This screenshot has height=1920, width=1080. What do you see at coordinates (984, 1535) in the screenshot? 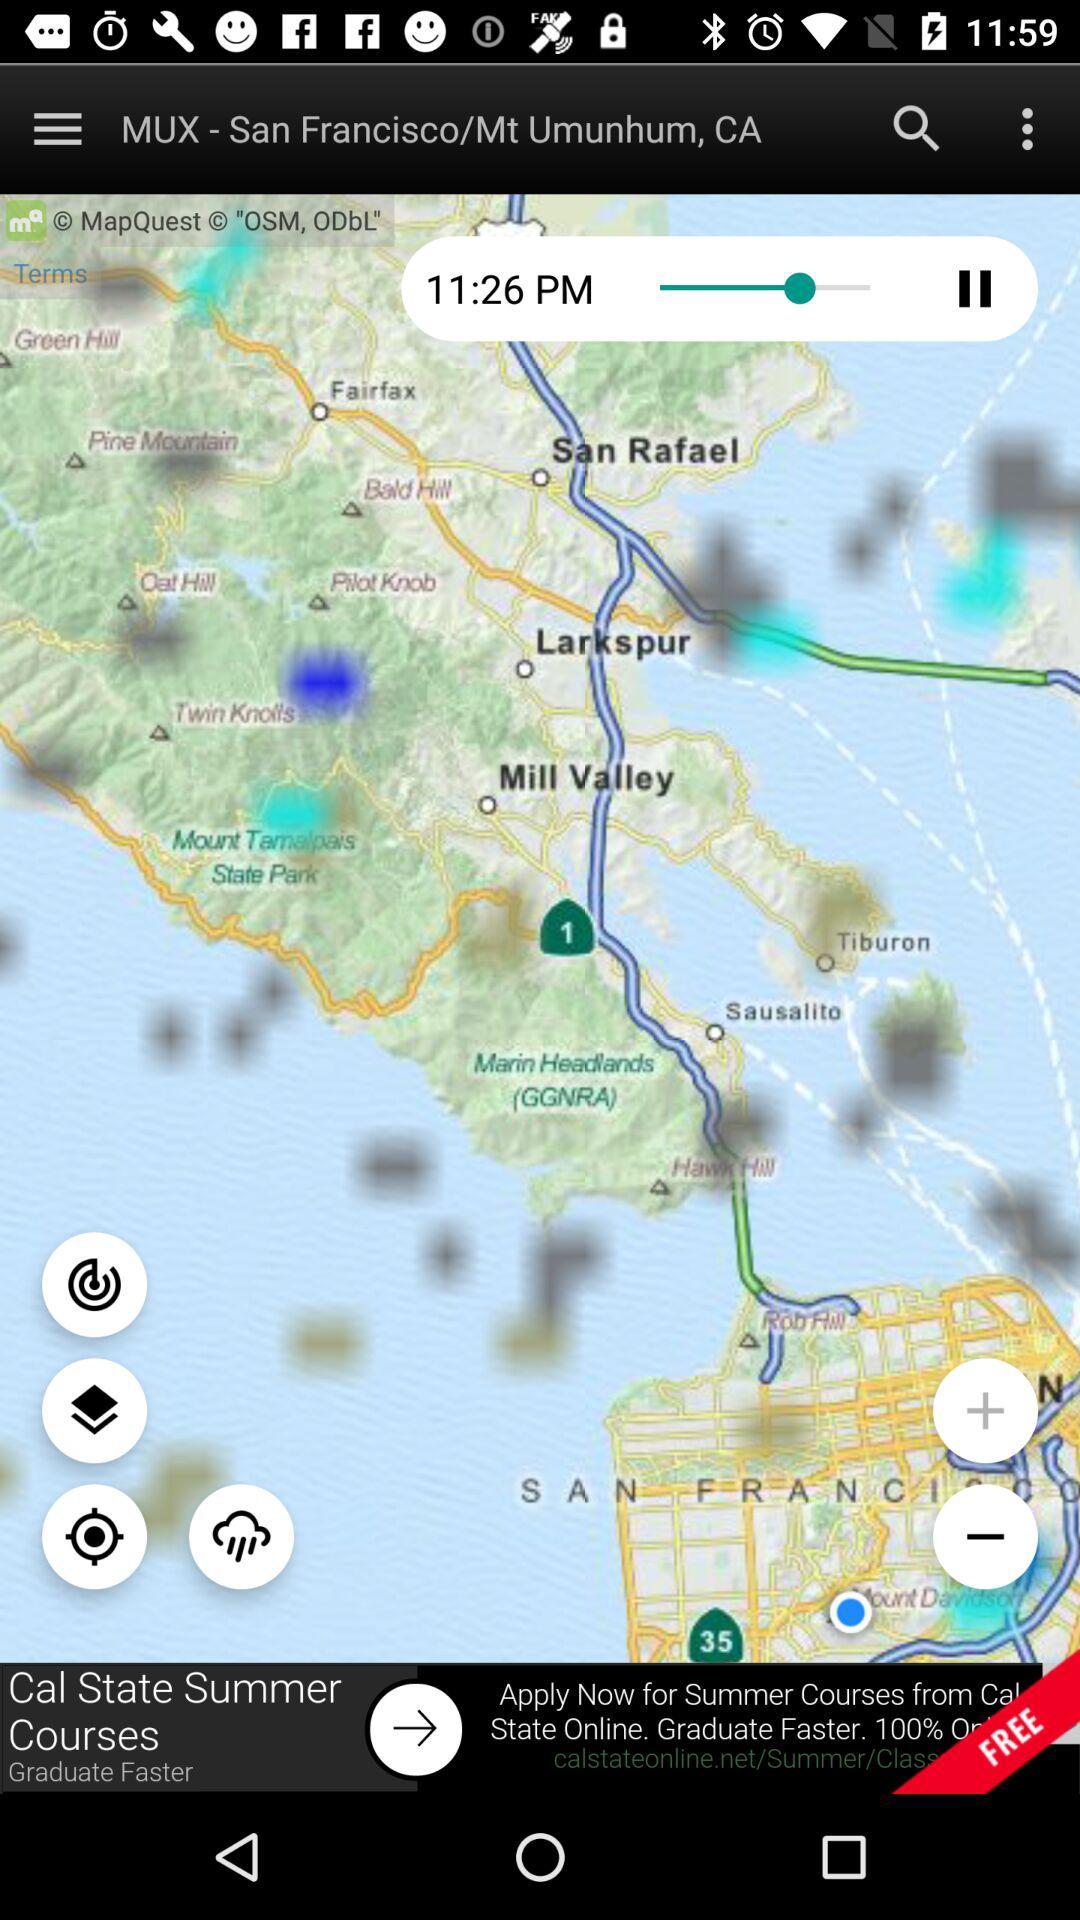
I see `zoom out` at bounding box center [984, 1535].